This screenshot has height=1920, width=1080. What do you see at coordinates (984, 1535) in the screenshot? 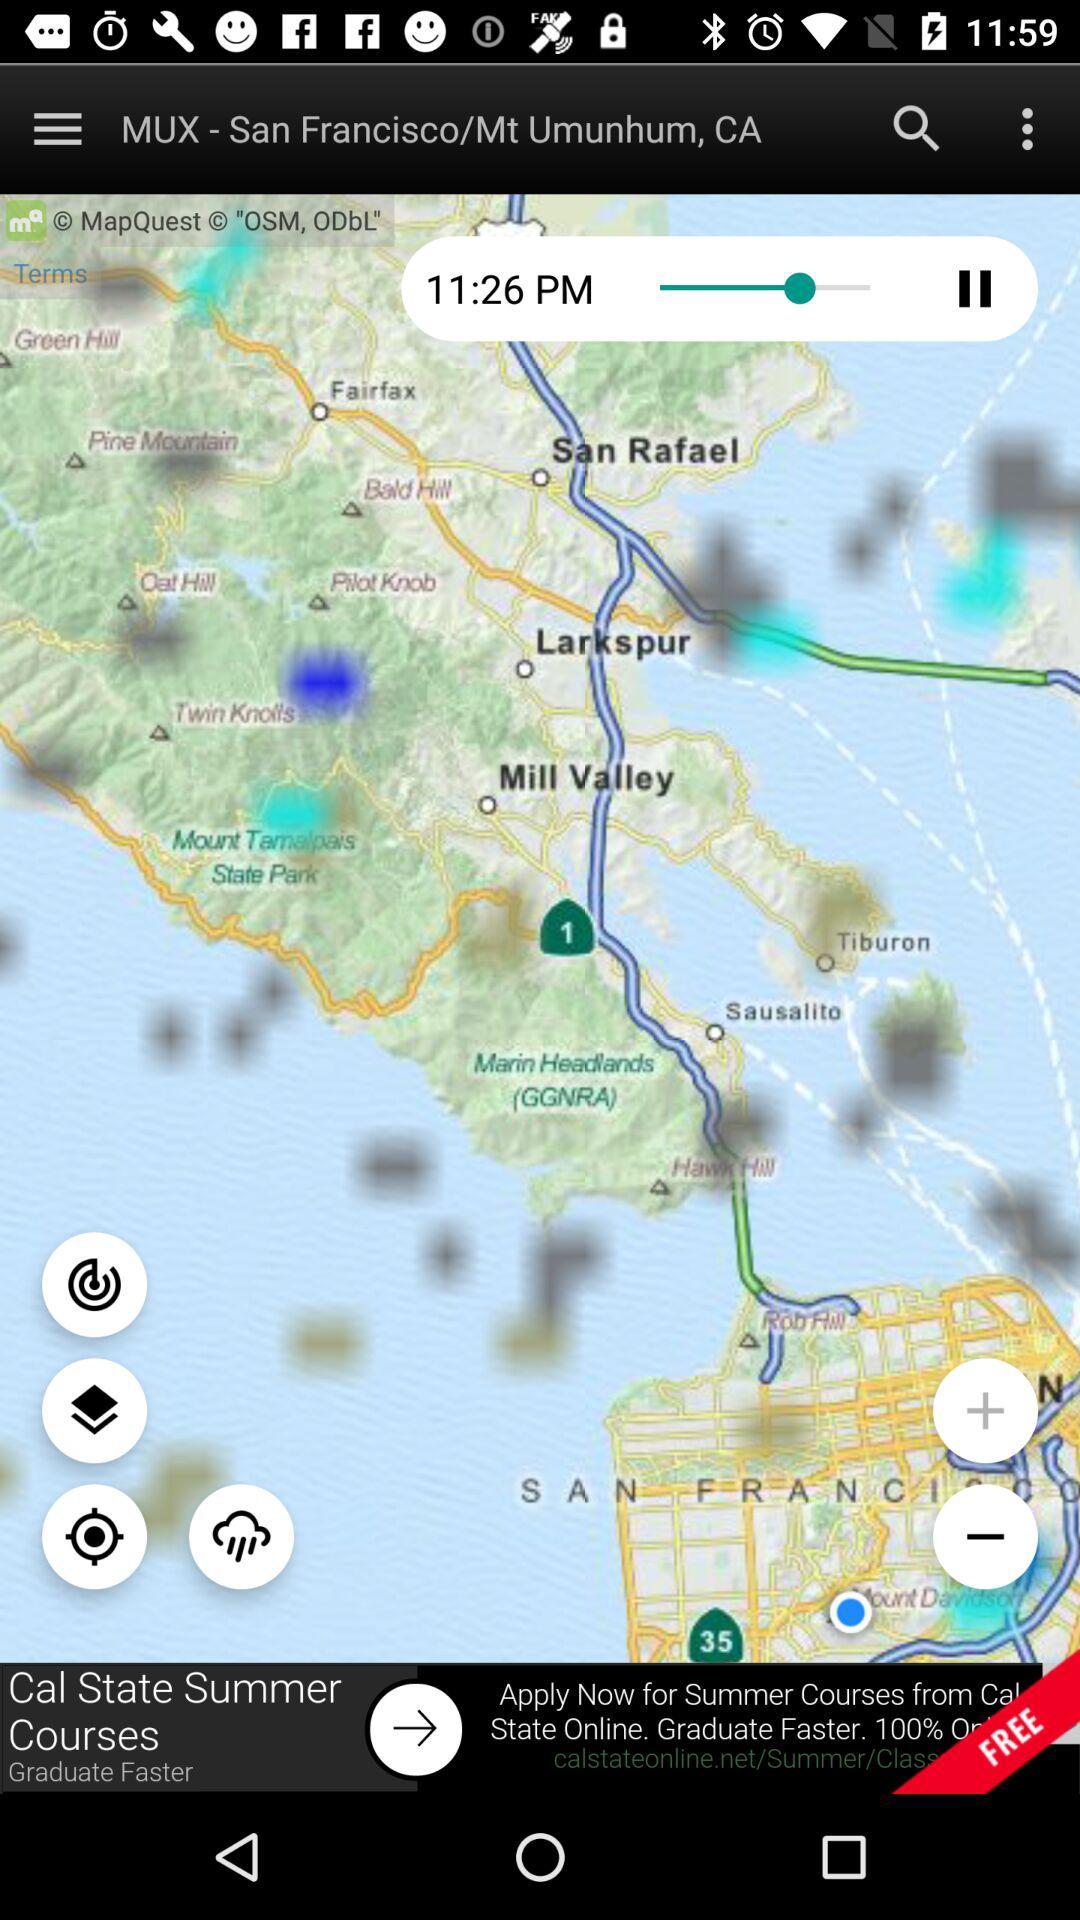
I see `zoom out` at bounding box center [984, 1535].